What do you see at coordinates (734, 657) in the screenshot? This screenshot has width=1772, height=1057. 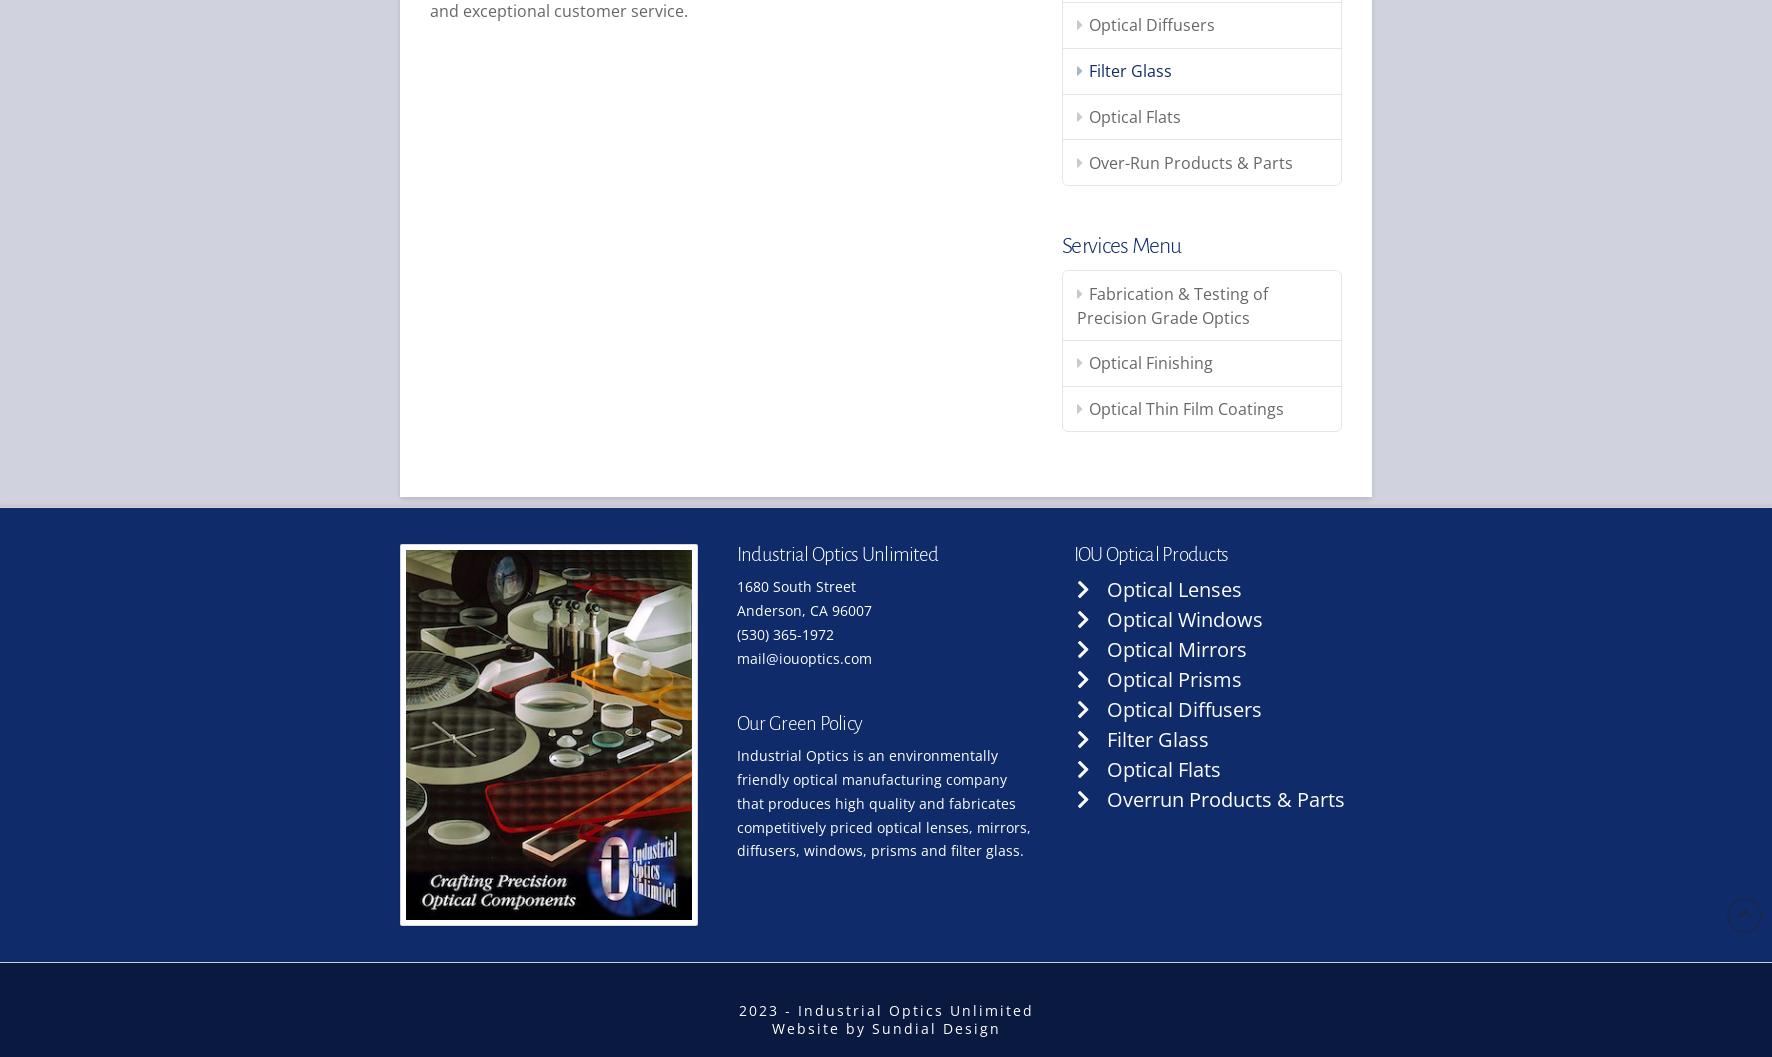 I see `'mail@iouoptics.com'` at bounding box center [734, 657].